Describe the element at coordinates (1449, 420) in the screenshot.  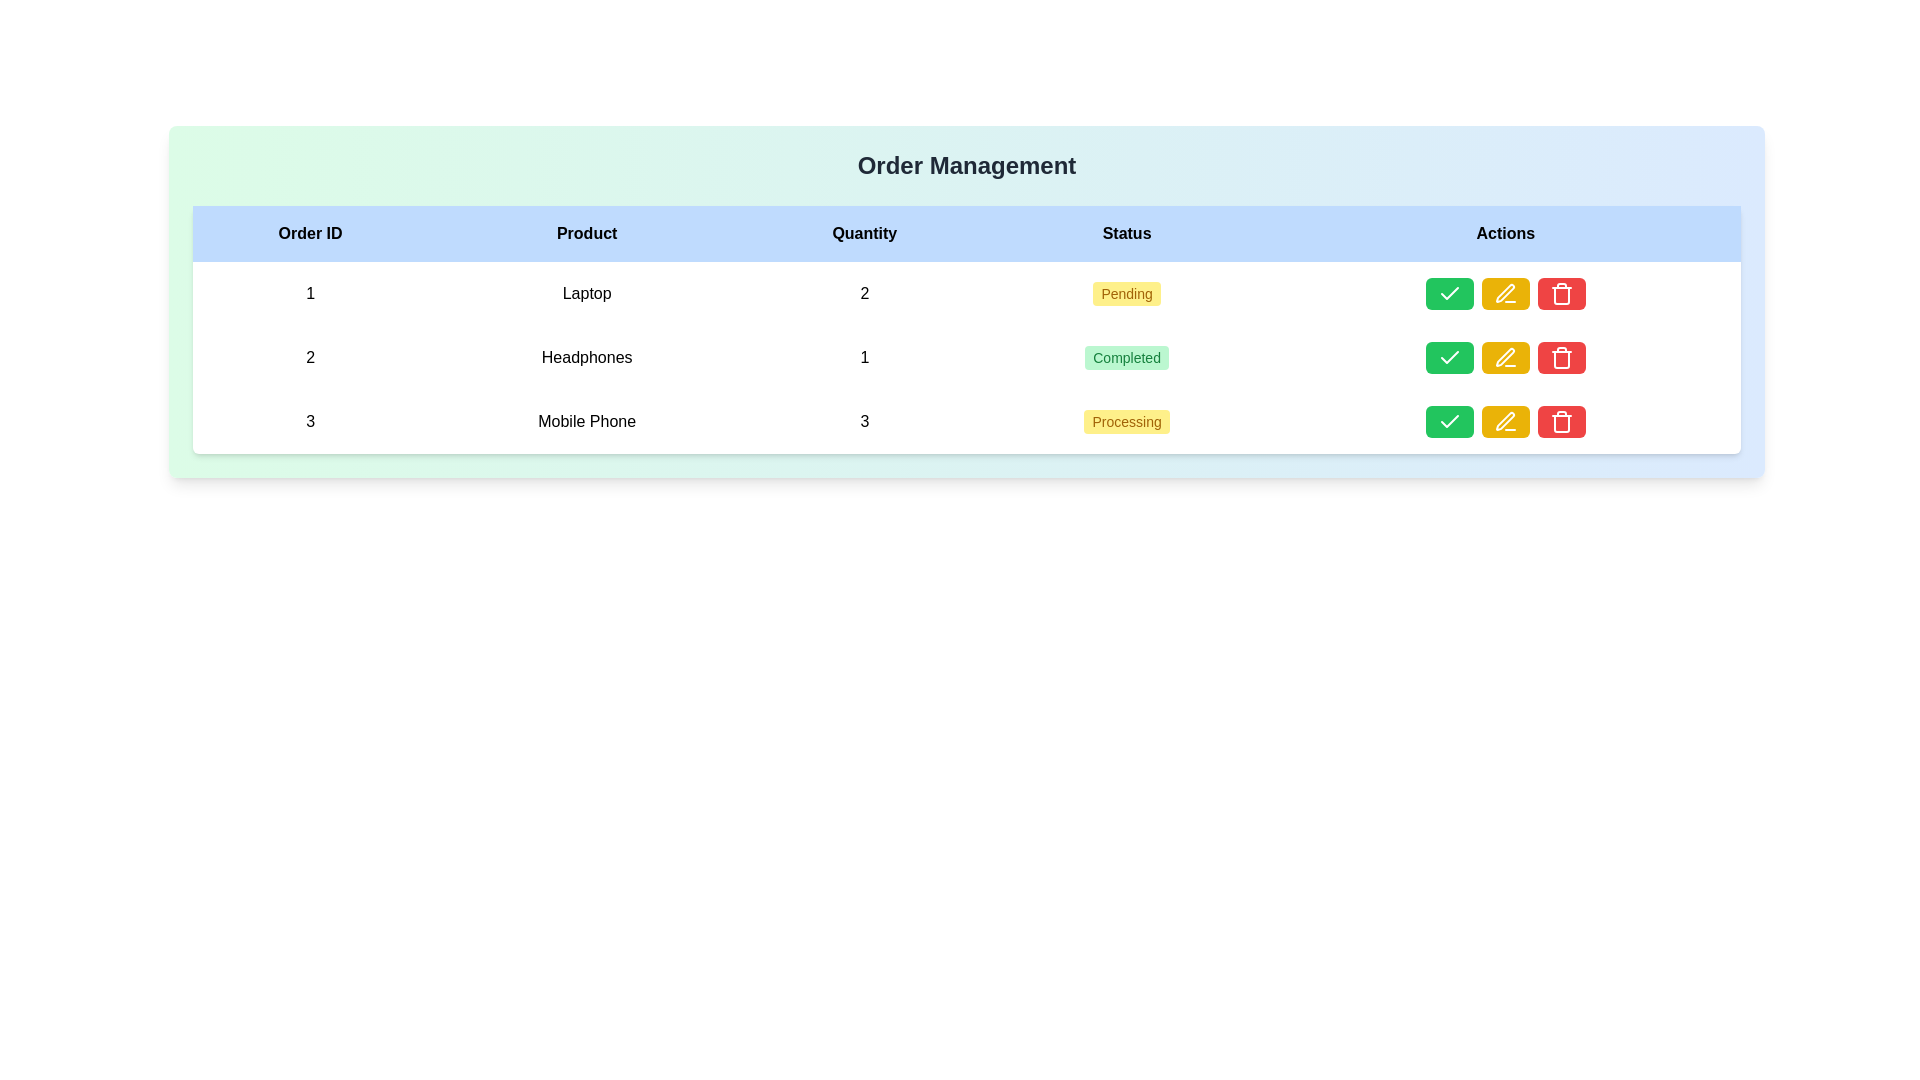
I see `the green confirmation button located in the 'Actions' column of the third row of the table` at that location.